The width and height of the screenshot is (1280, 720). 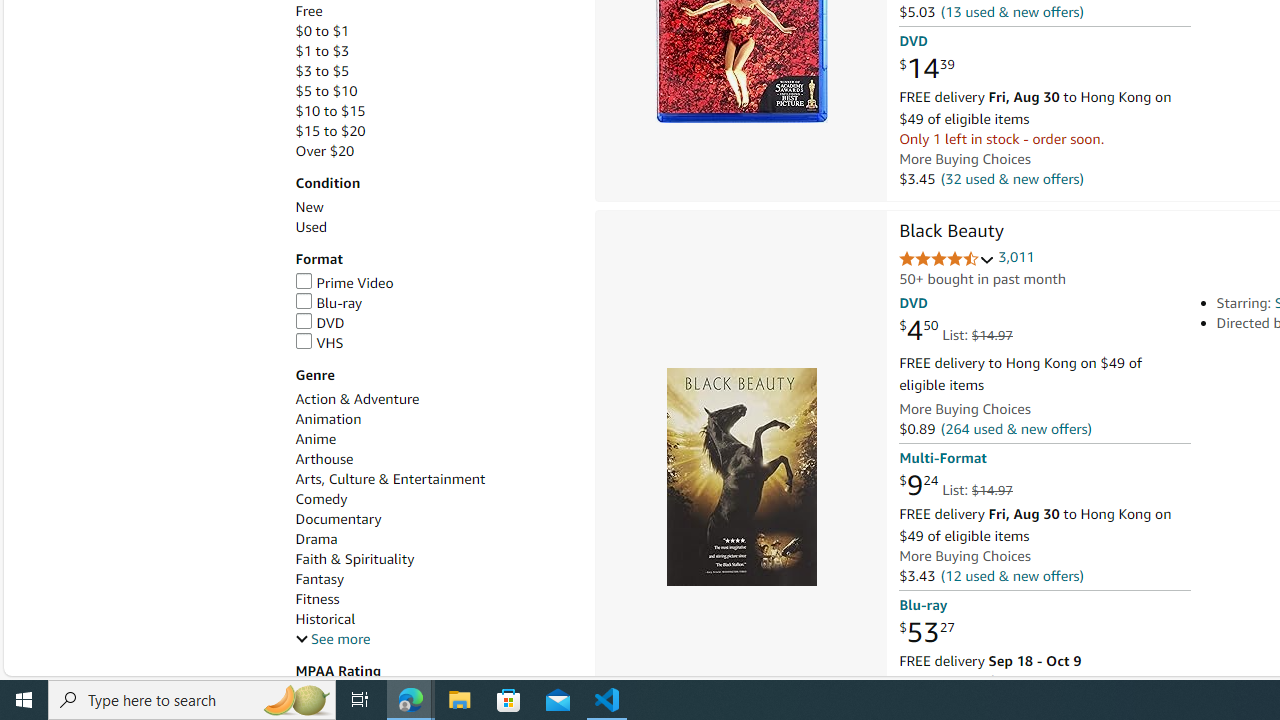 What do you see at coordinates (433, 91) in the screenshot?
I see `'$5 to $10'` at bounding box center [433, 91].